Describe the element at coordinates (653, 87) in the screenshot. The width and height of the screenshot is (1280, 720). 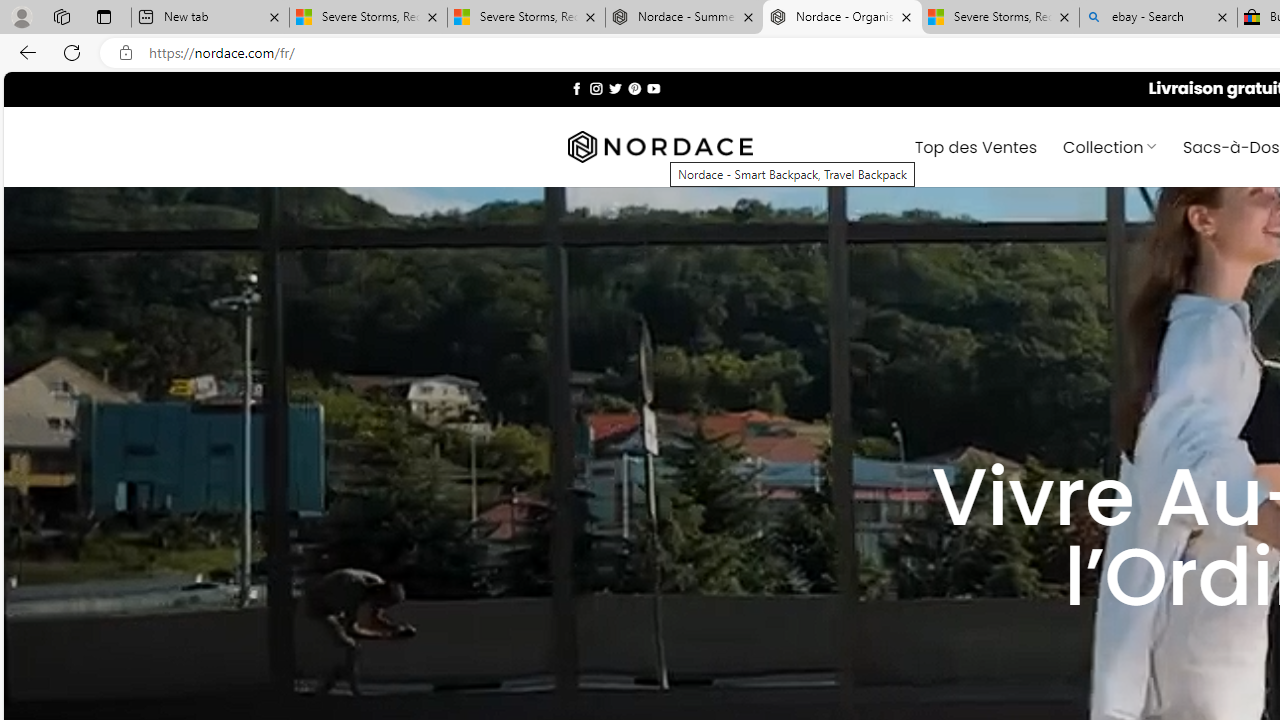
I see `'Nous suivre sur Youtube'` at that location.